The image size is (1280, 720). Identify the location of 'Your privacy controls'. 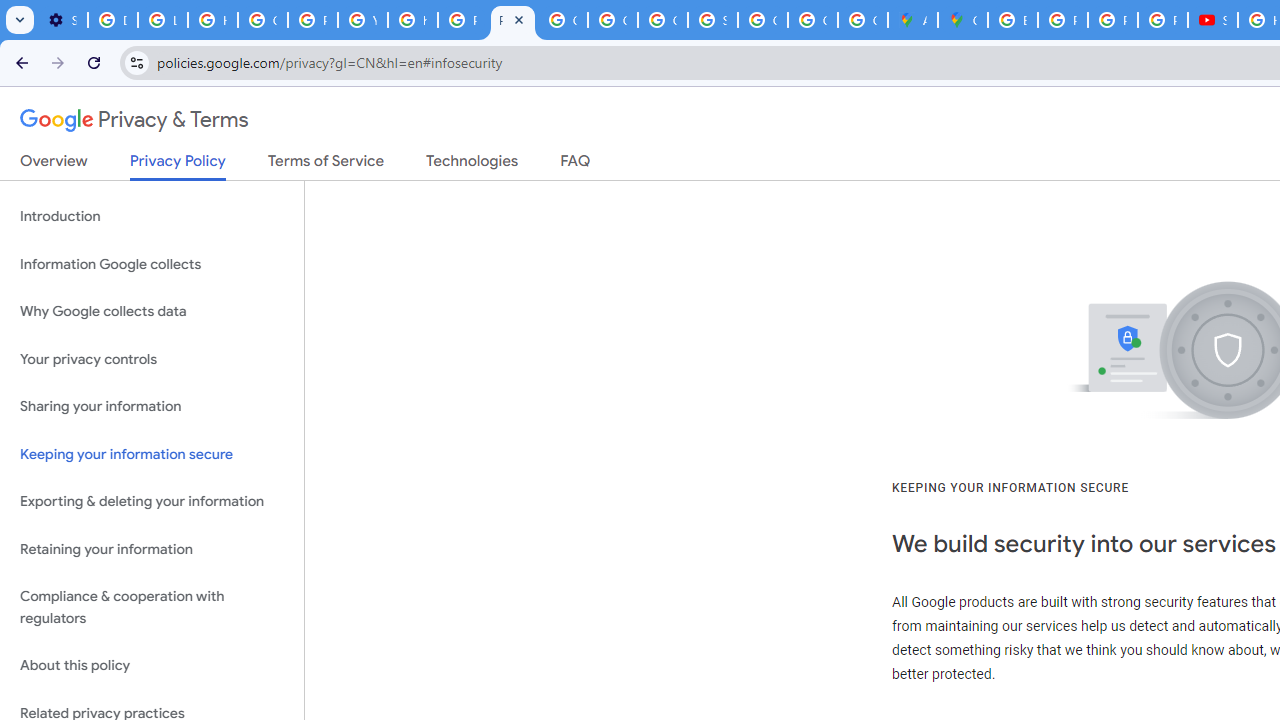
(151, 358).